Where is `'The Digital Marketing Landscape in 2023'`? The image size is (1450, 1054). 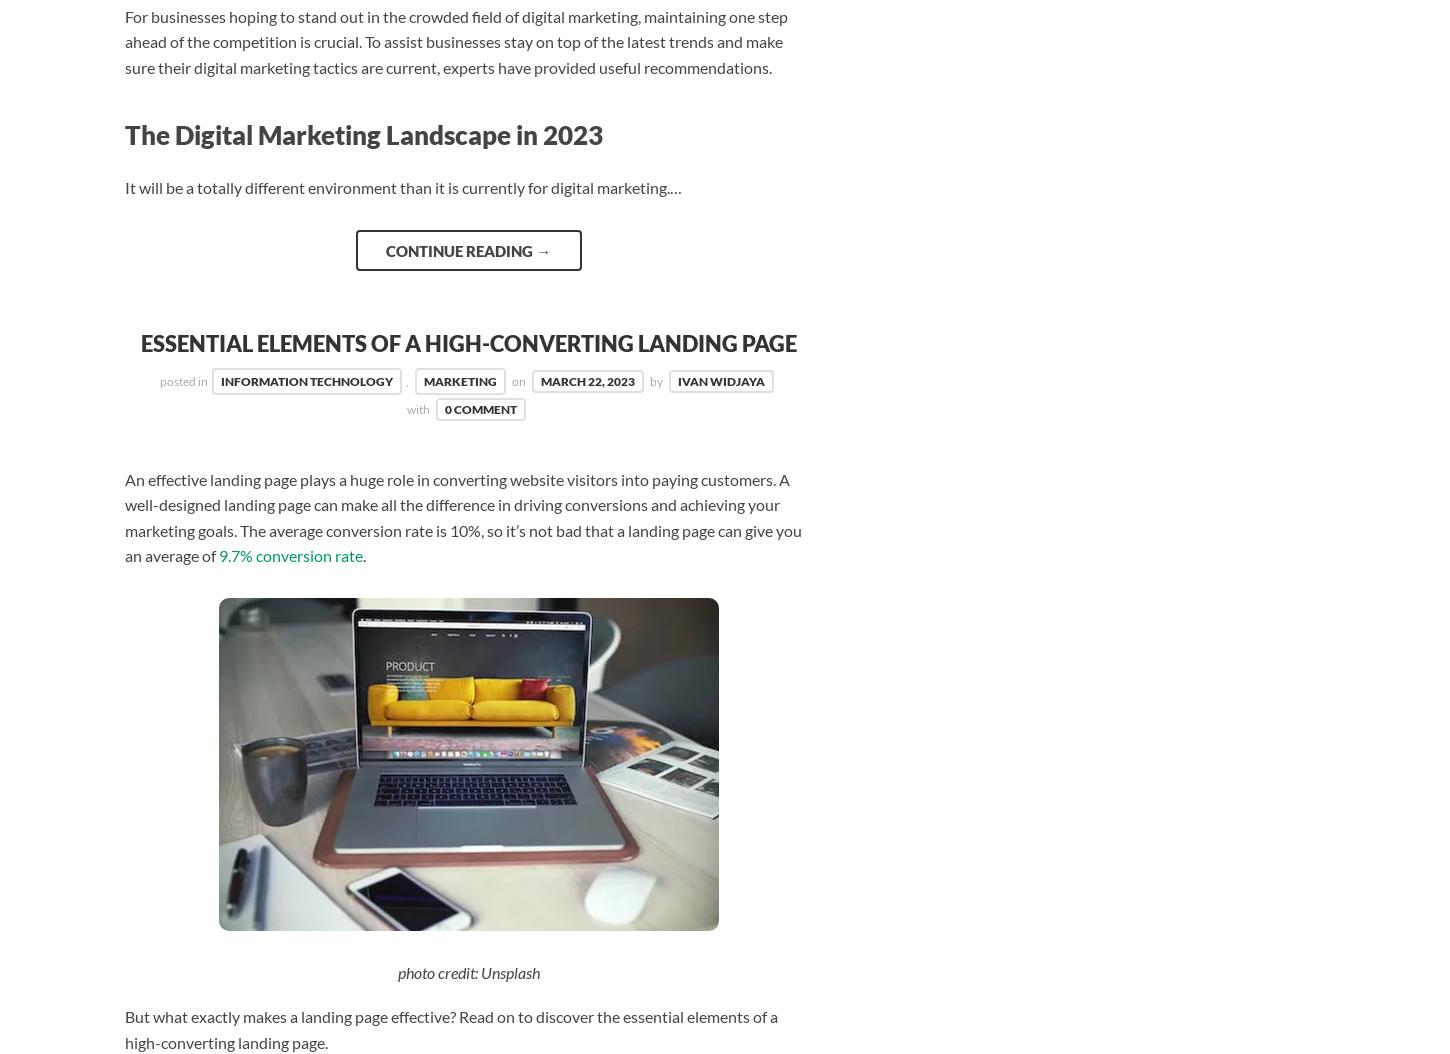 'The Digital Marketing Landscape in 2023' is located at coordinates (362, 135).